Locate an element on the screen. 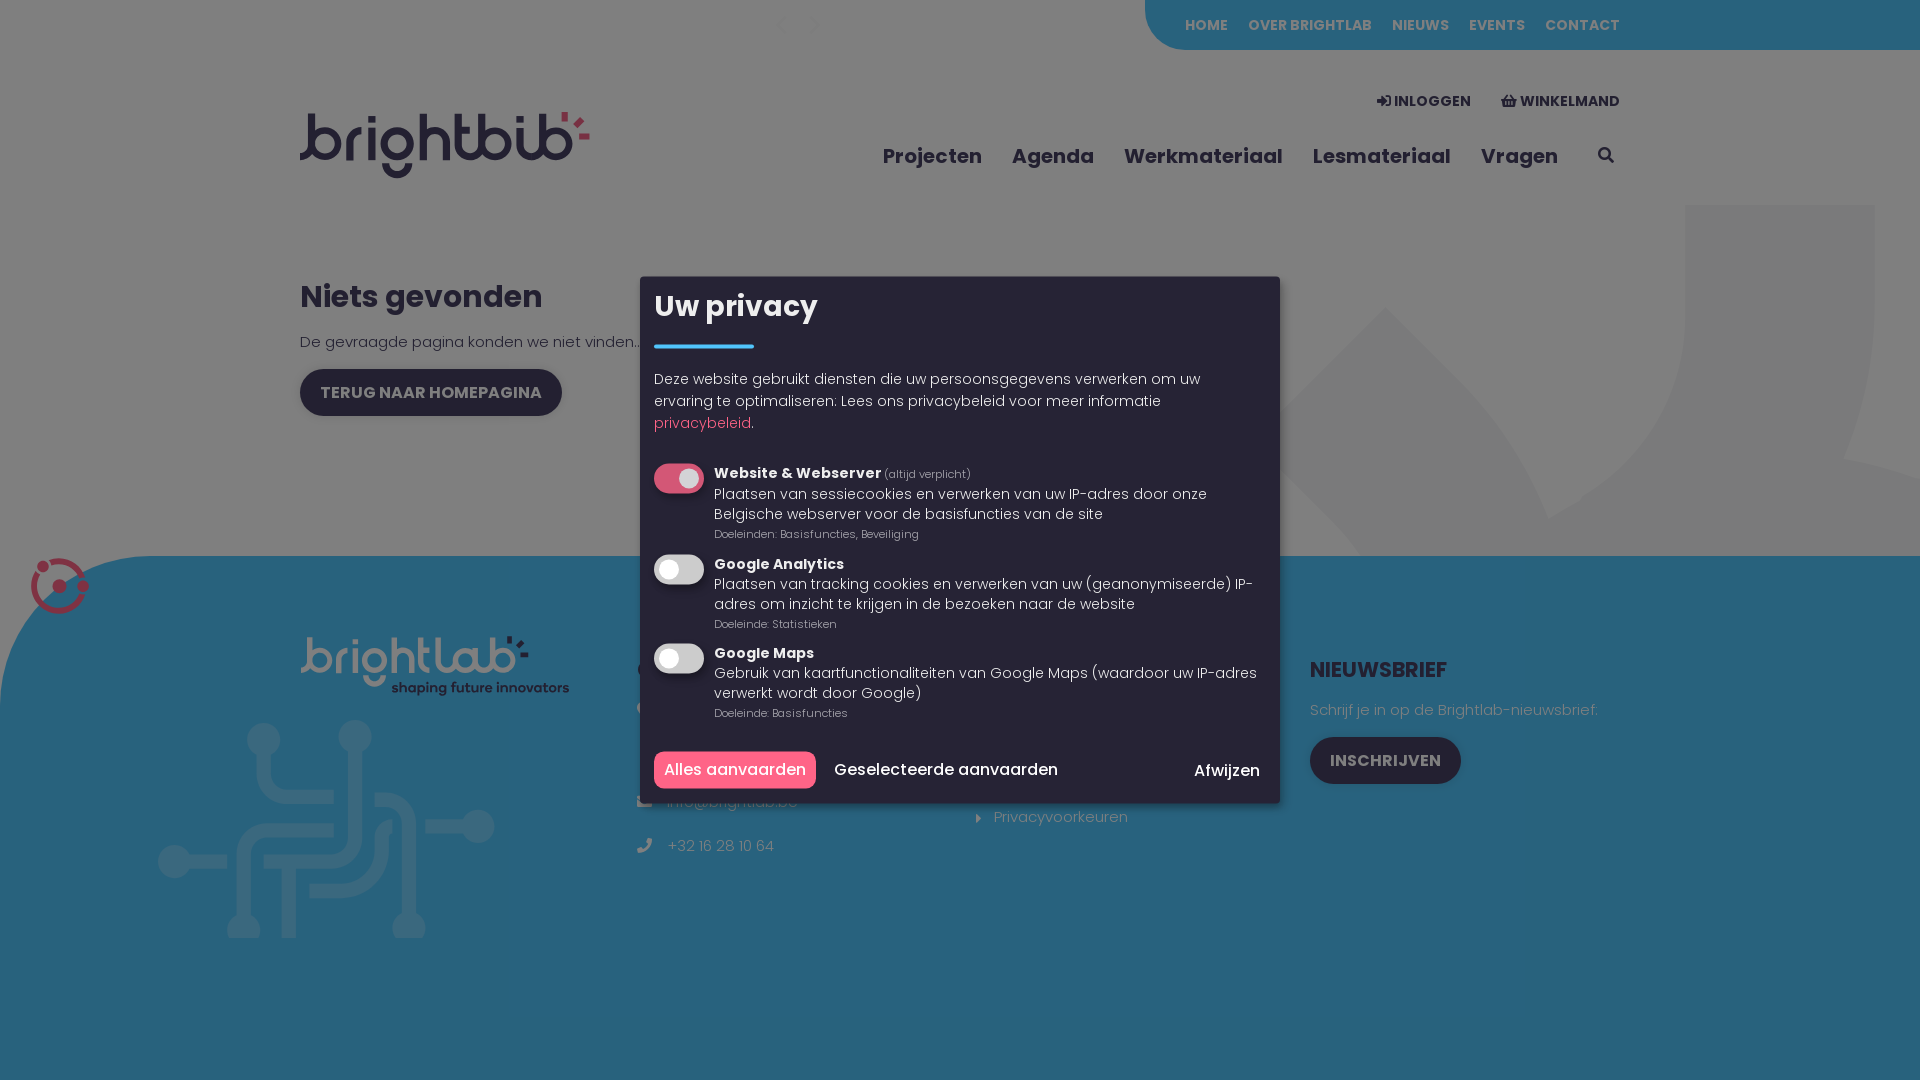 The width and height of the screenshot is (1920, 1080). 'NIEUWS' is located at coordinates (1419, 24).